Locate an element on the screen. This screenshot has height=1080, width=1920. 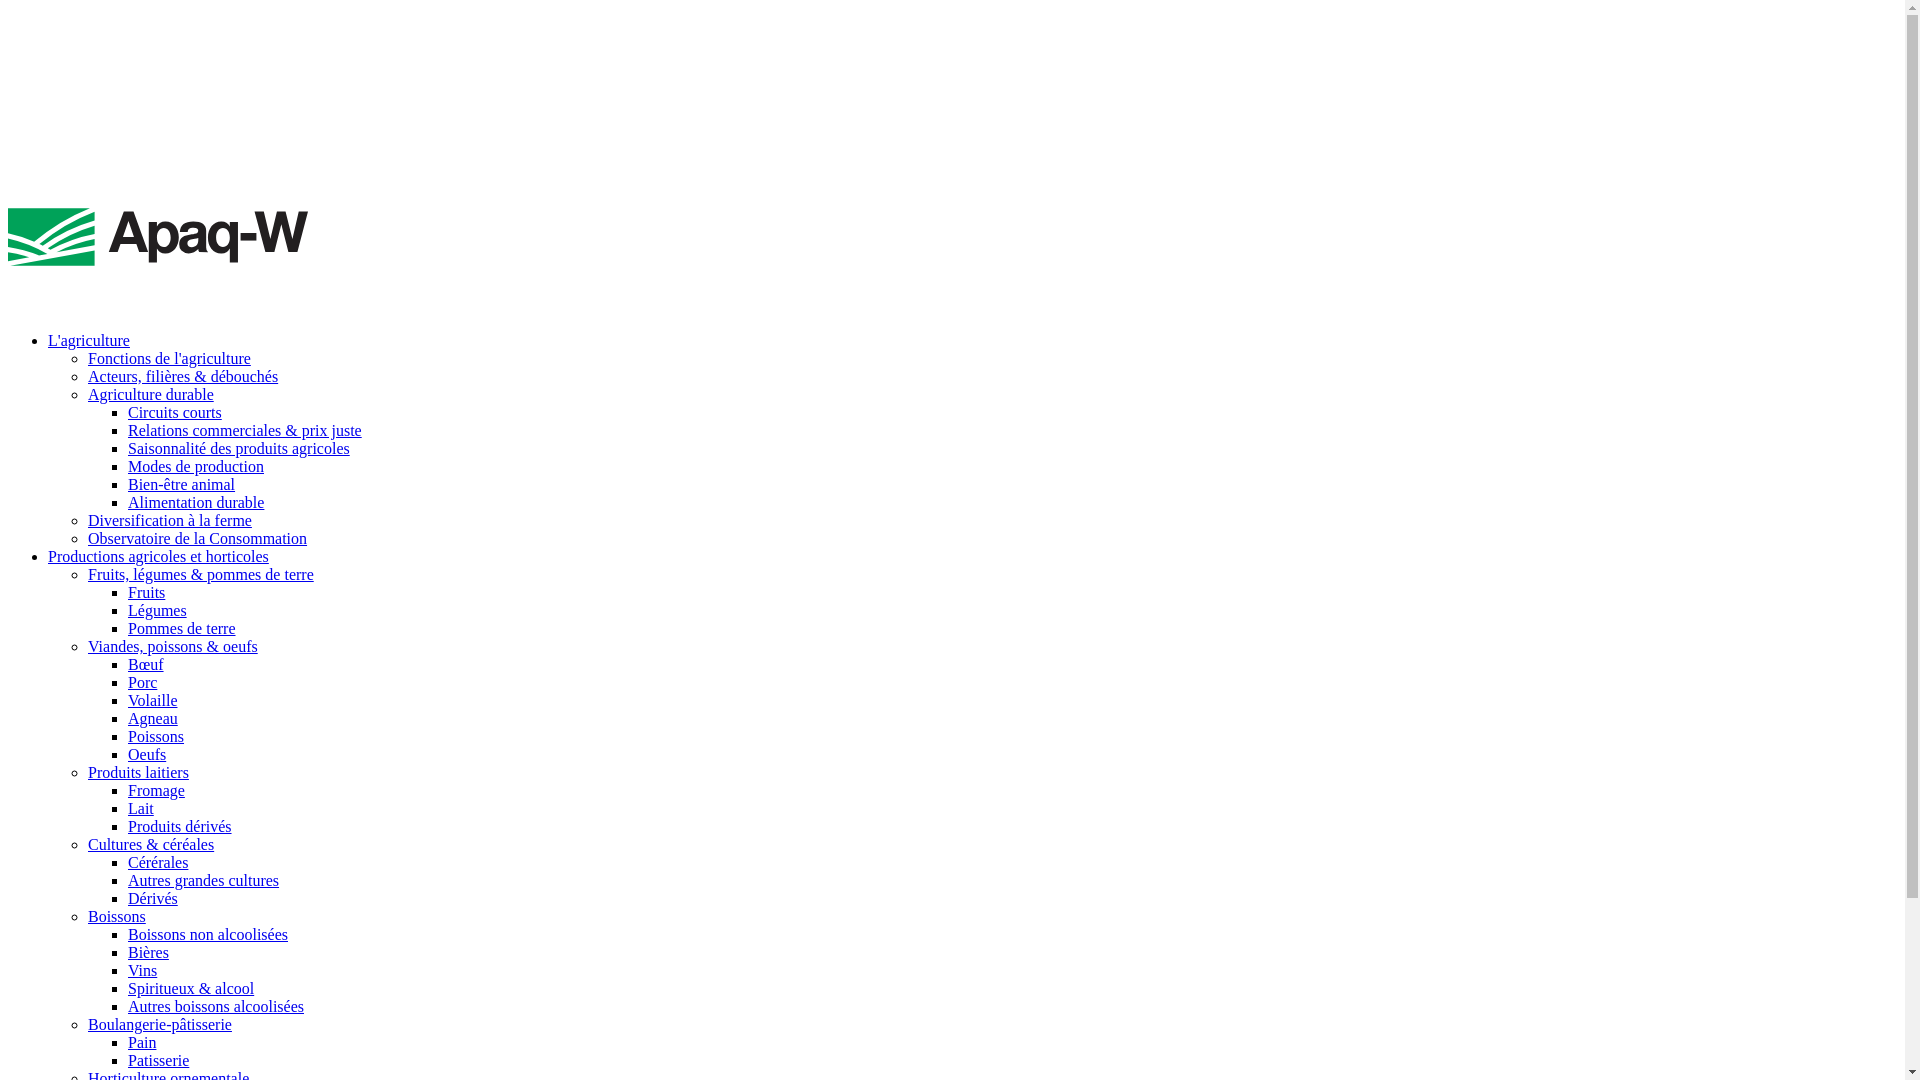
'Poissons' is located at coordinates (155, 736).